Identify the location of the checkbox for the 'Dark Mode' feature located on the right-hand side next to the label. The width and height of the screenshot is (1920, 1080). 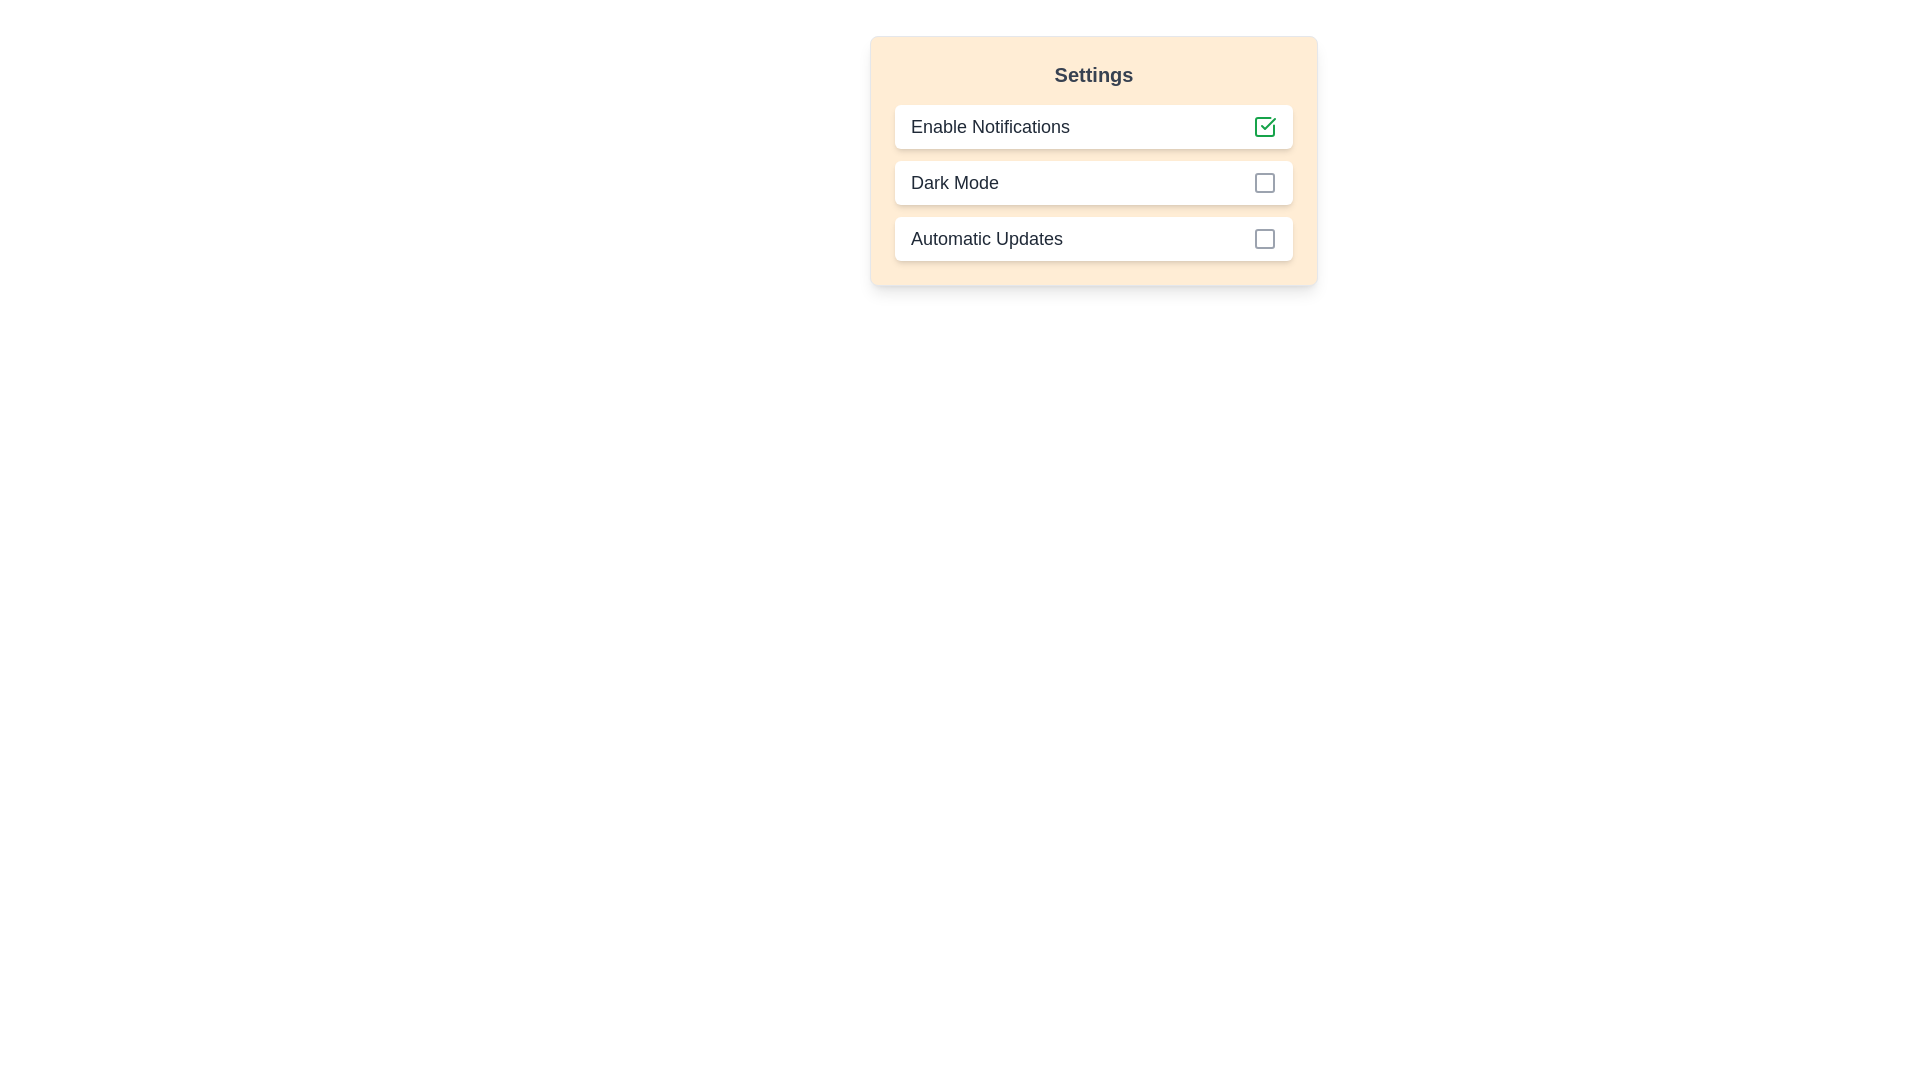
(1264, 182).